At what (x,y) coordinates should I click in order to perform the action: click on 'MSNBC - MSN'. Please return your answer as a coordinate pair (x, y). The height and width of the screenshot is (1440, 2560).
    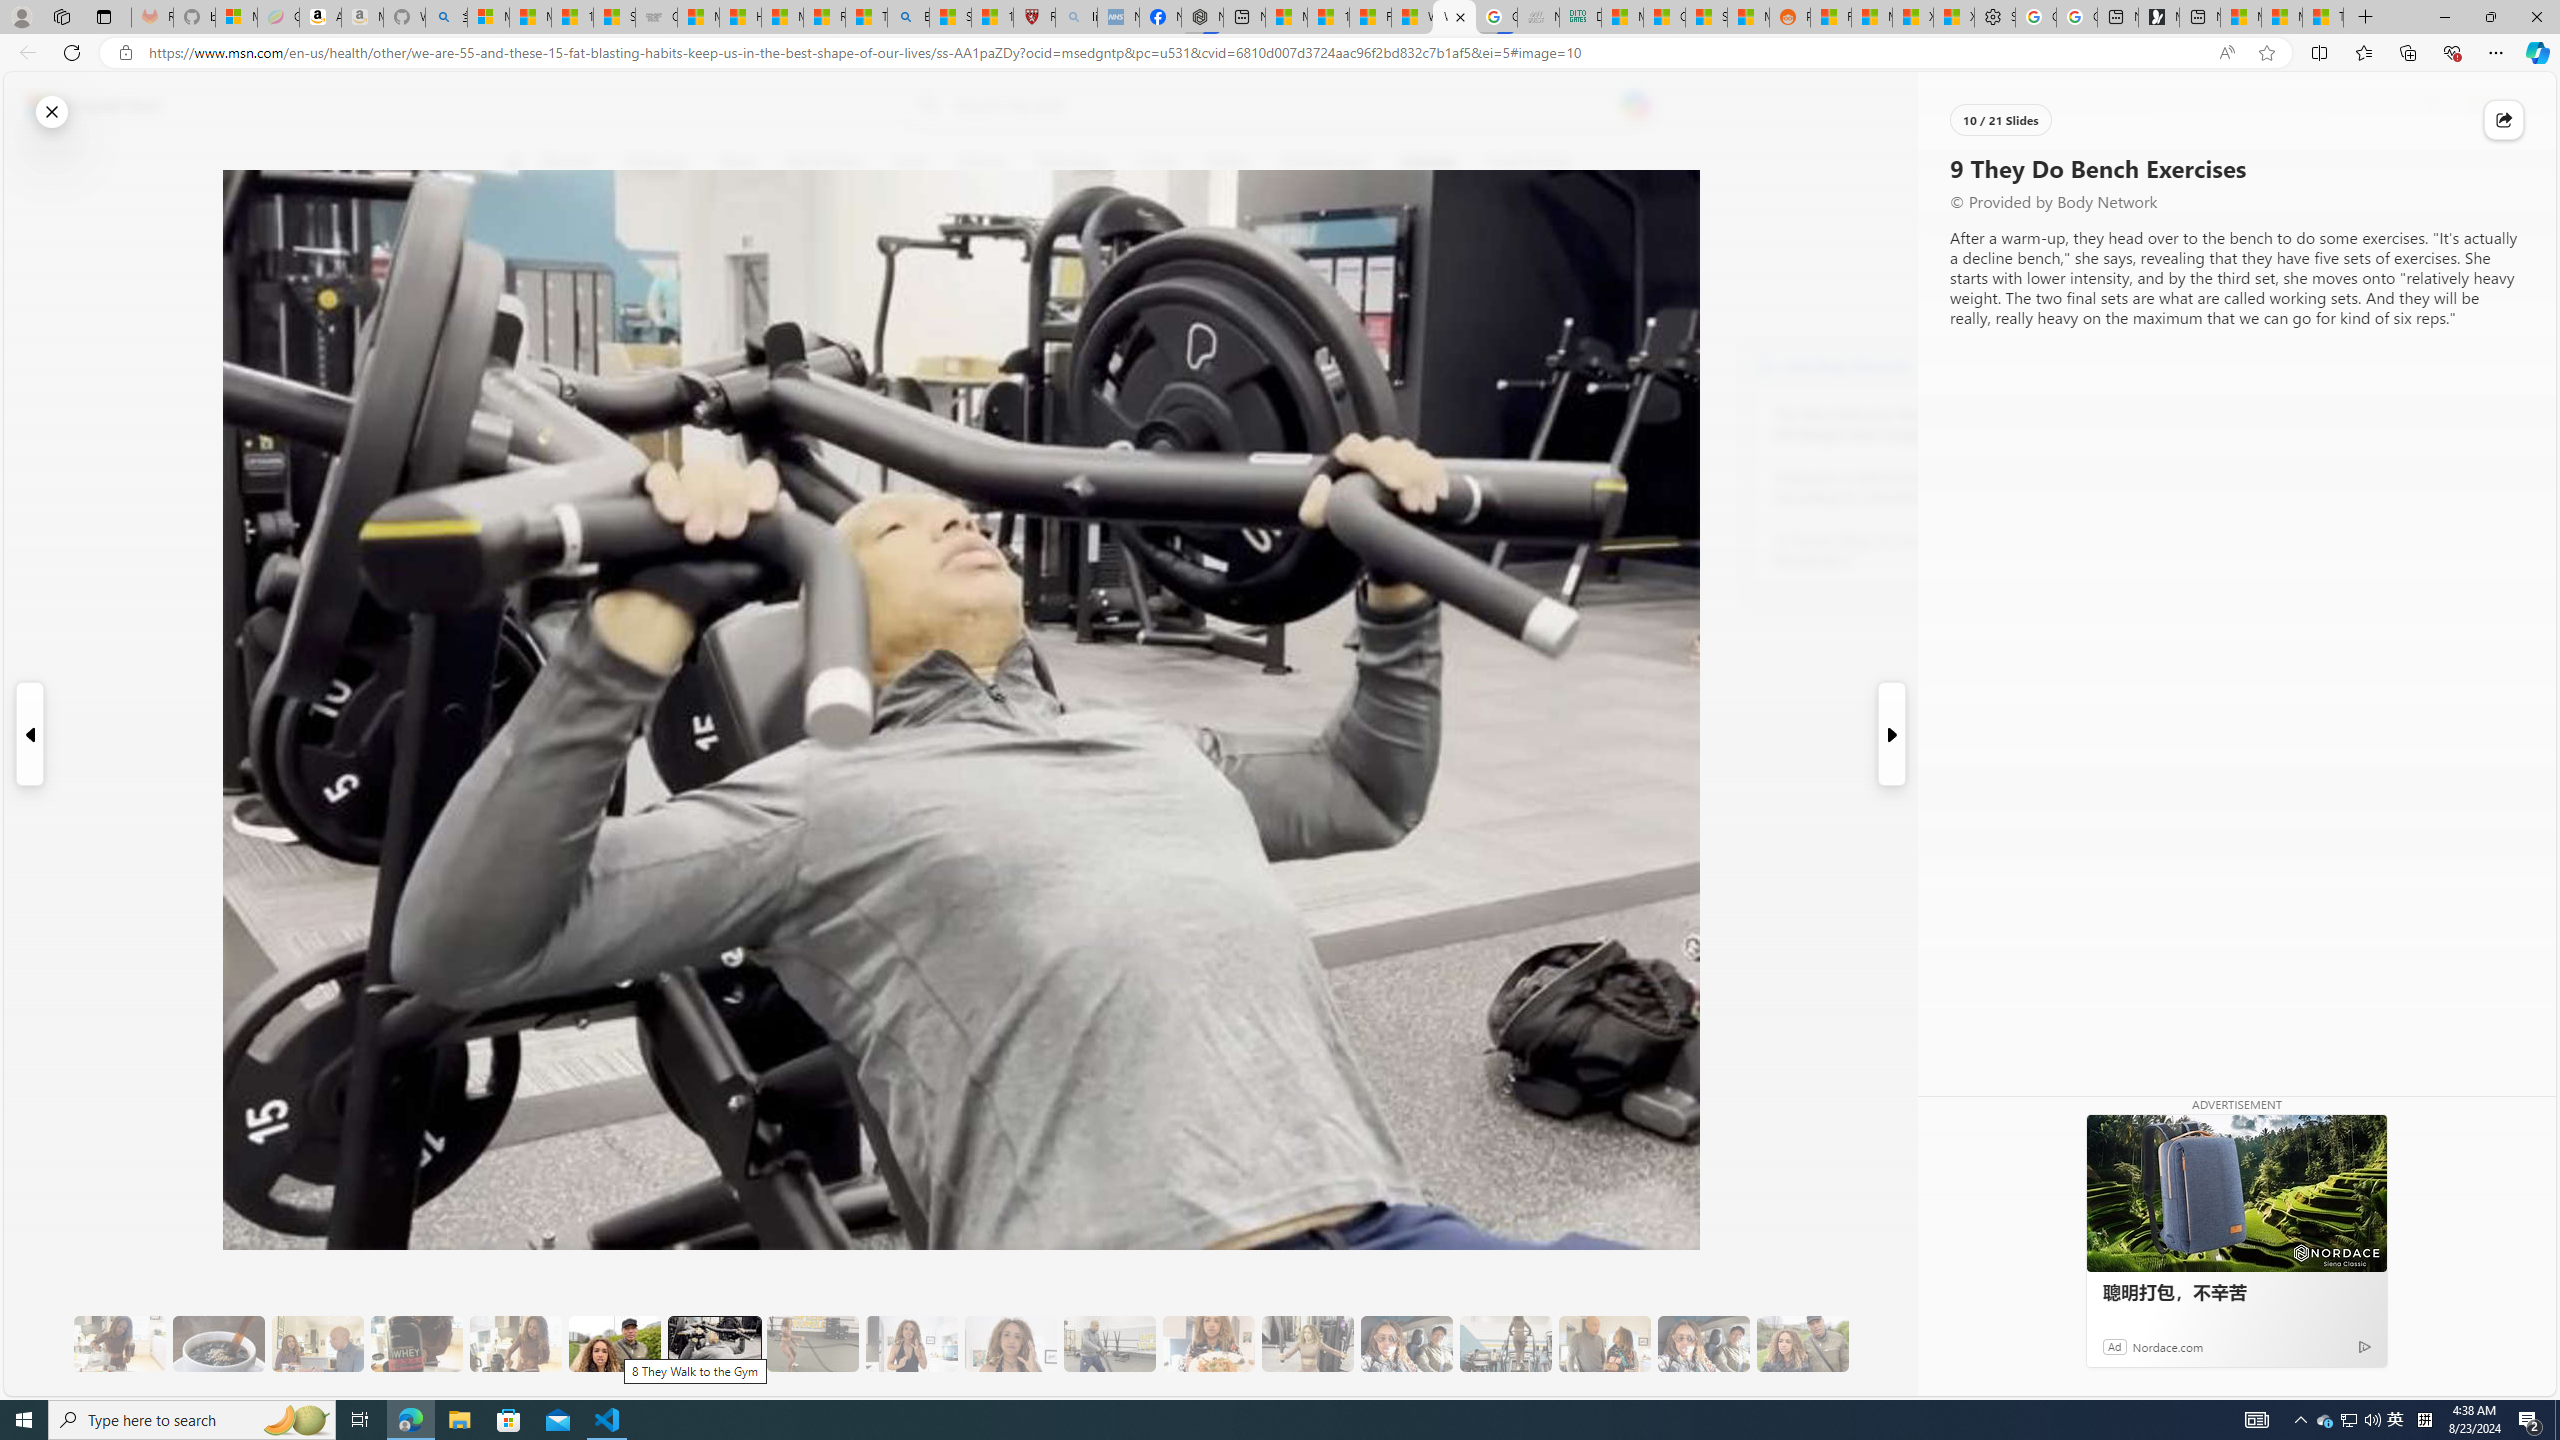
    Looking at the image, I should click on (1621, 16).